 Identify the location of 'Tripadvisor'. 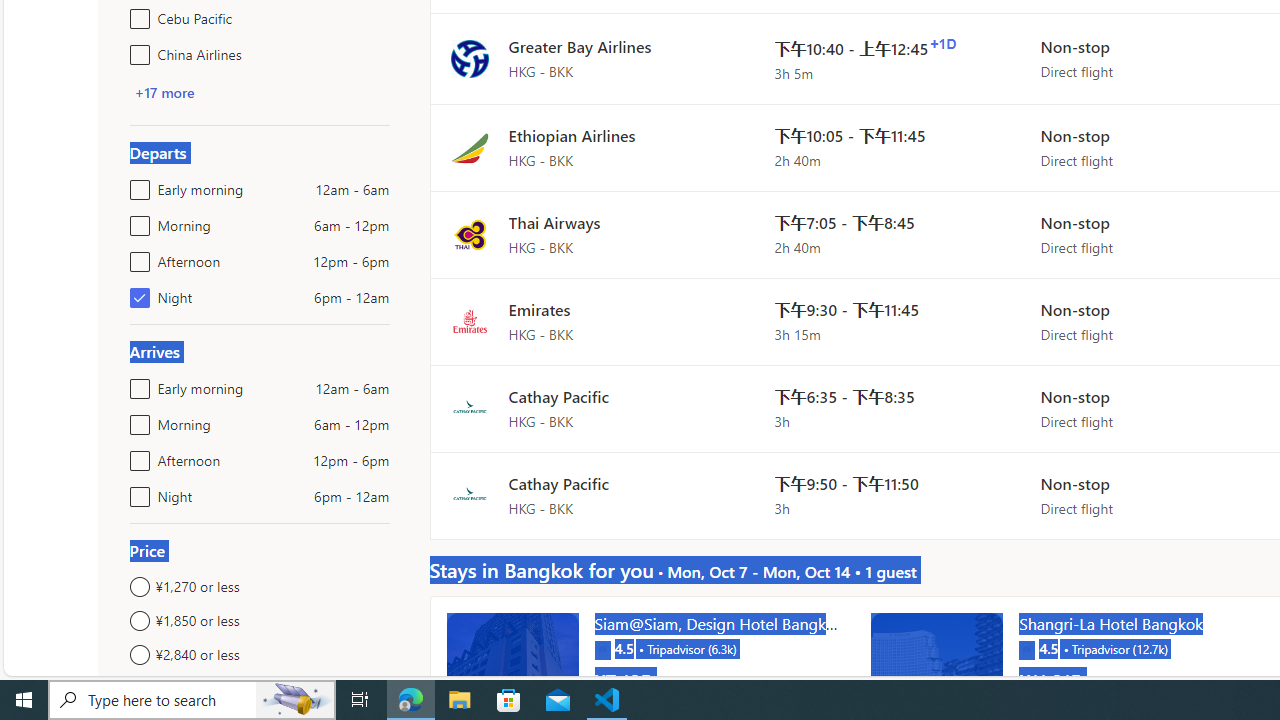
(1027, 648).